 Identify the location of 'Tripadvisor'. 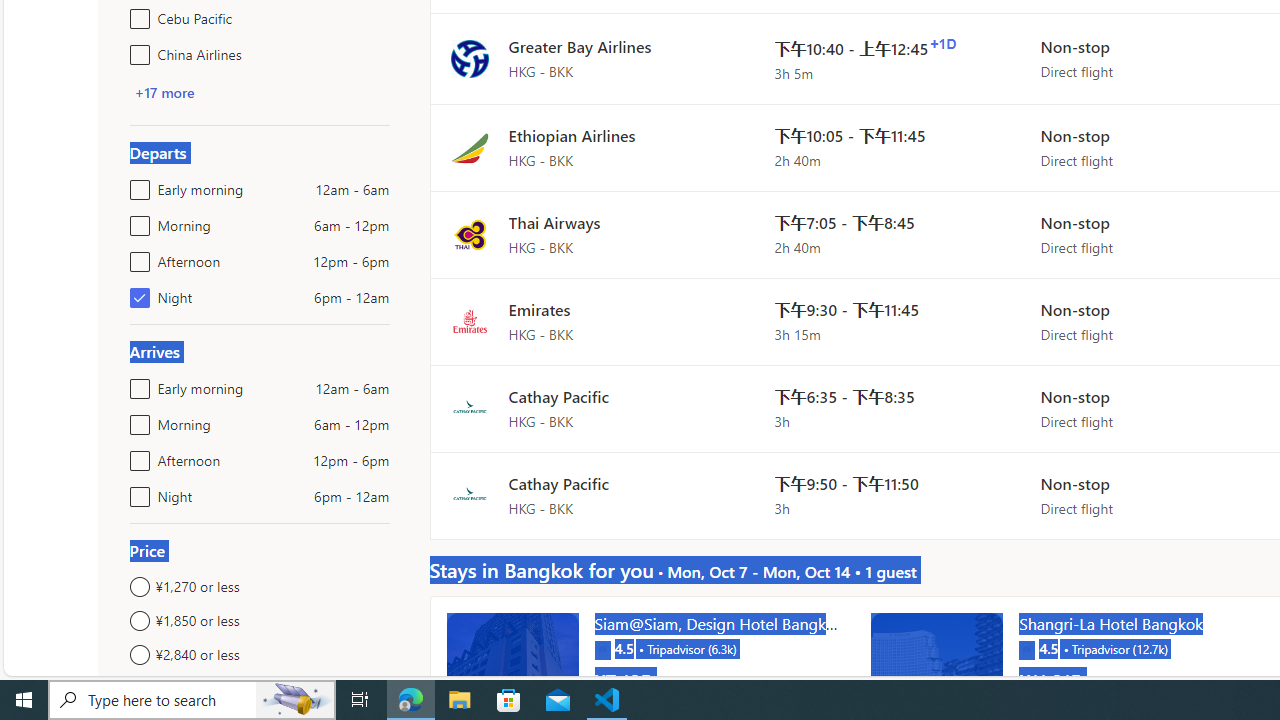
(1027, 648).